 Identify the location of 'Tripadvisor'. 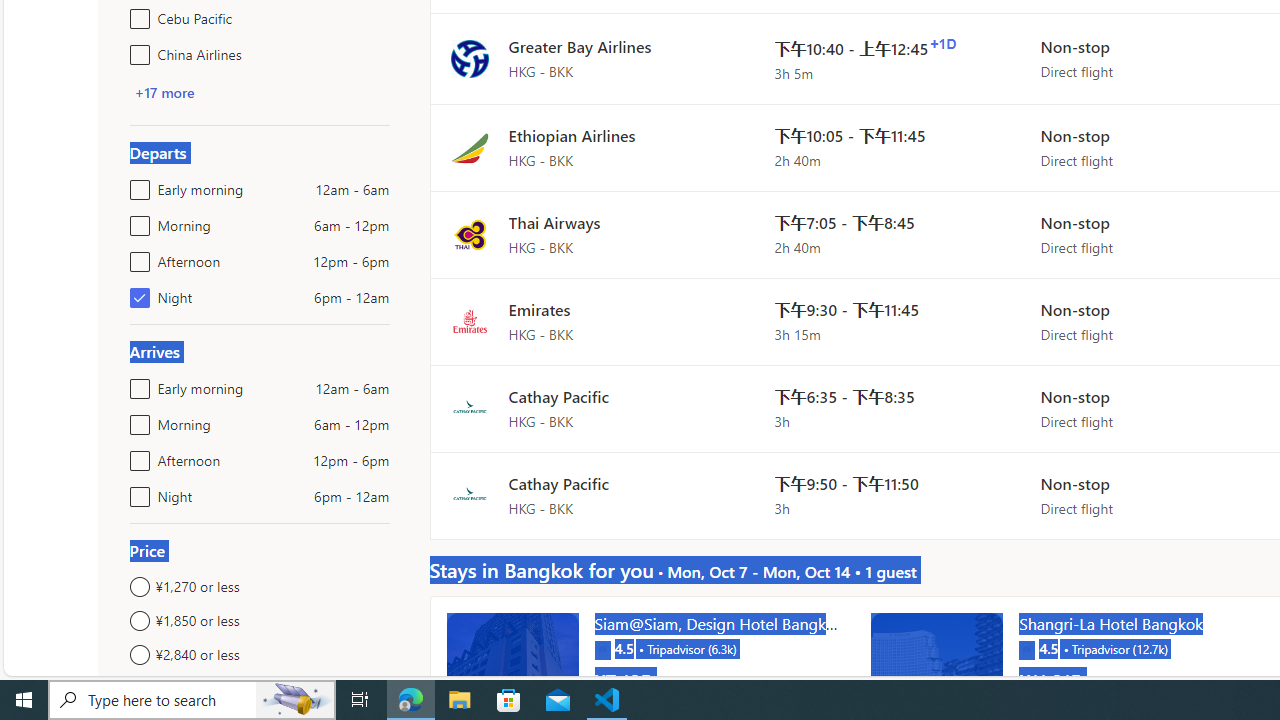
(1027, 648).